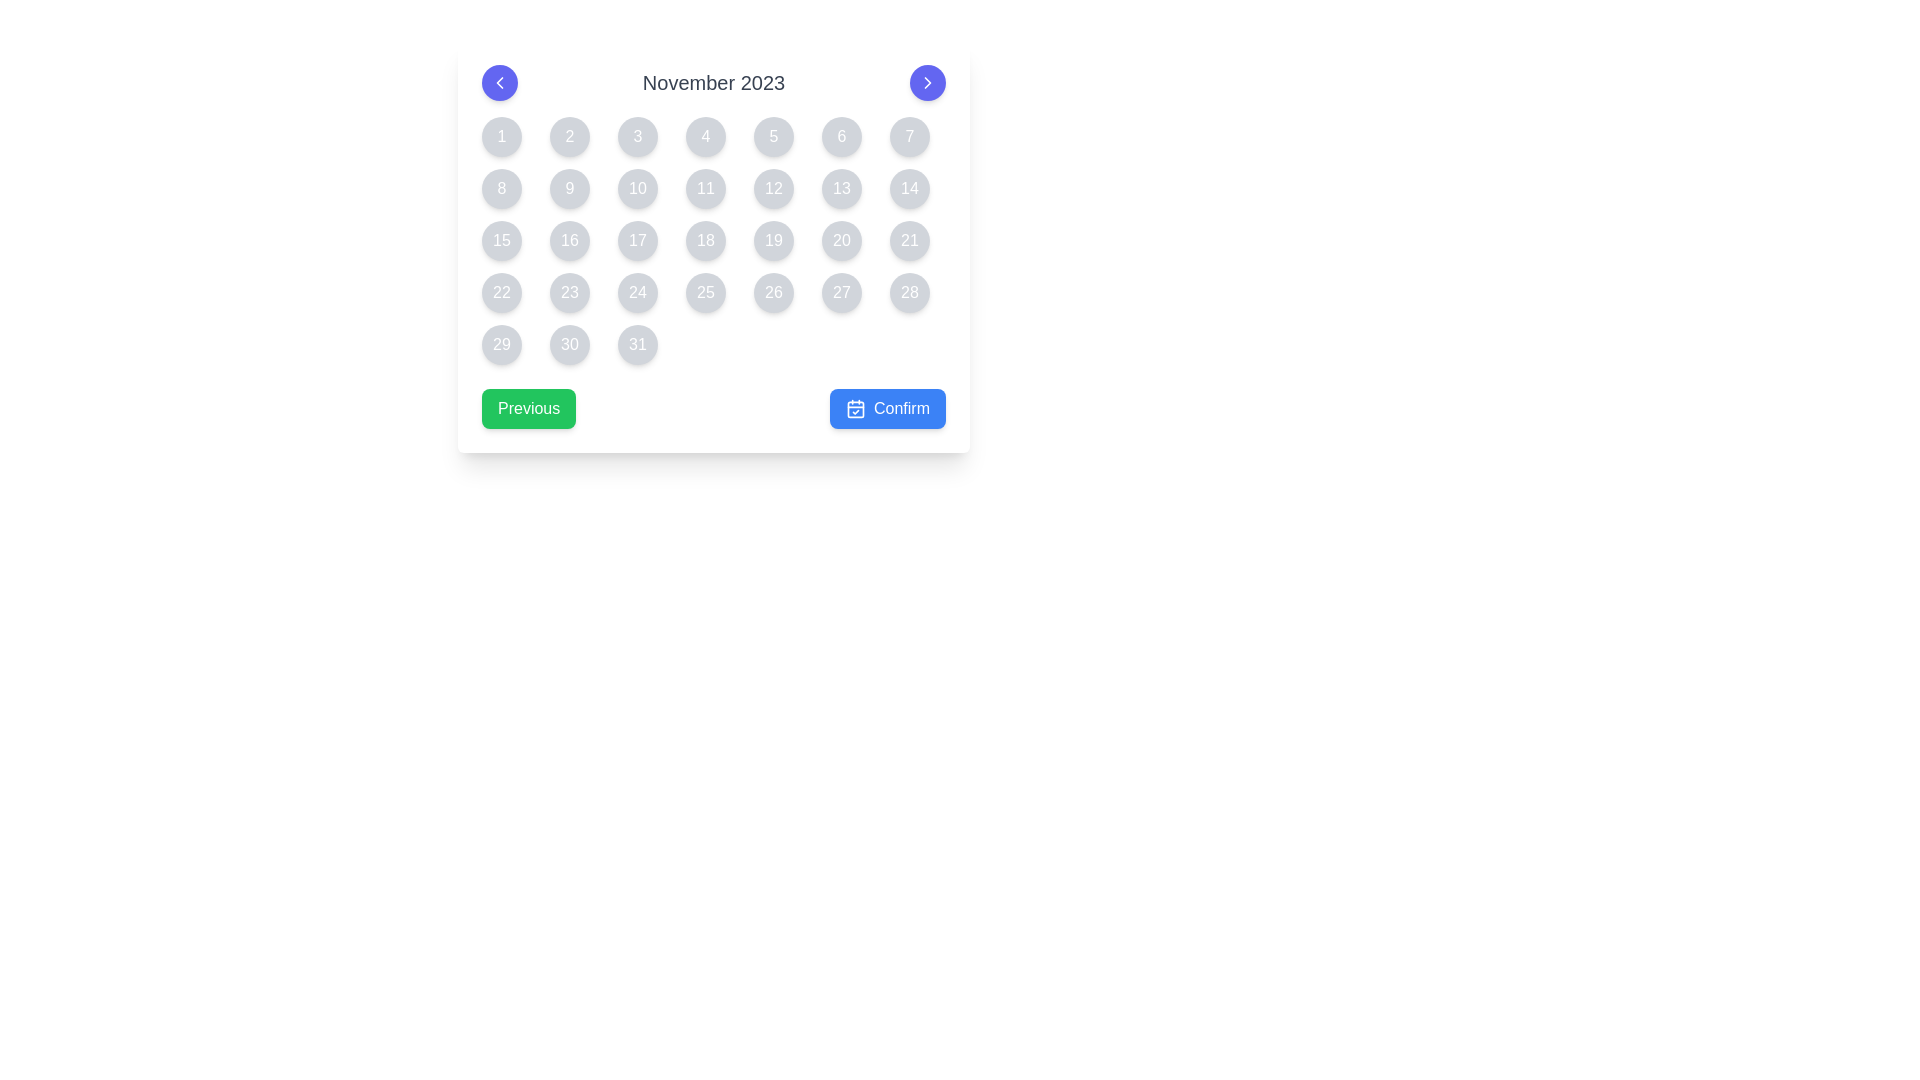 The height and width of the screenshot is (1080, 1920). What do you see at coordinates (637, 189) in the screenshot?
I see `the button representing the date '10' in the calendar interface` at bounding box center [637, 189].